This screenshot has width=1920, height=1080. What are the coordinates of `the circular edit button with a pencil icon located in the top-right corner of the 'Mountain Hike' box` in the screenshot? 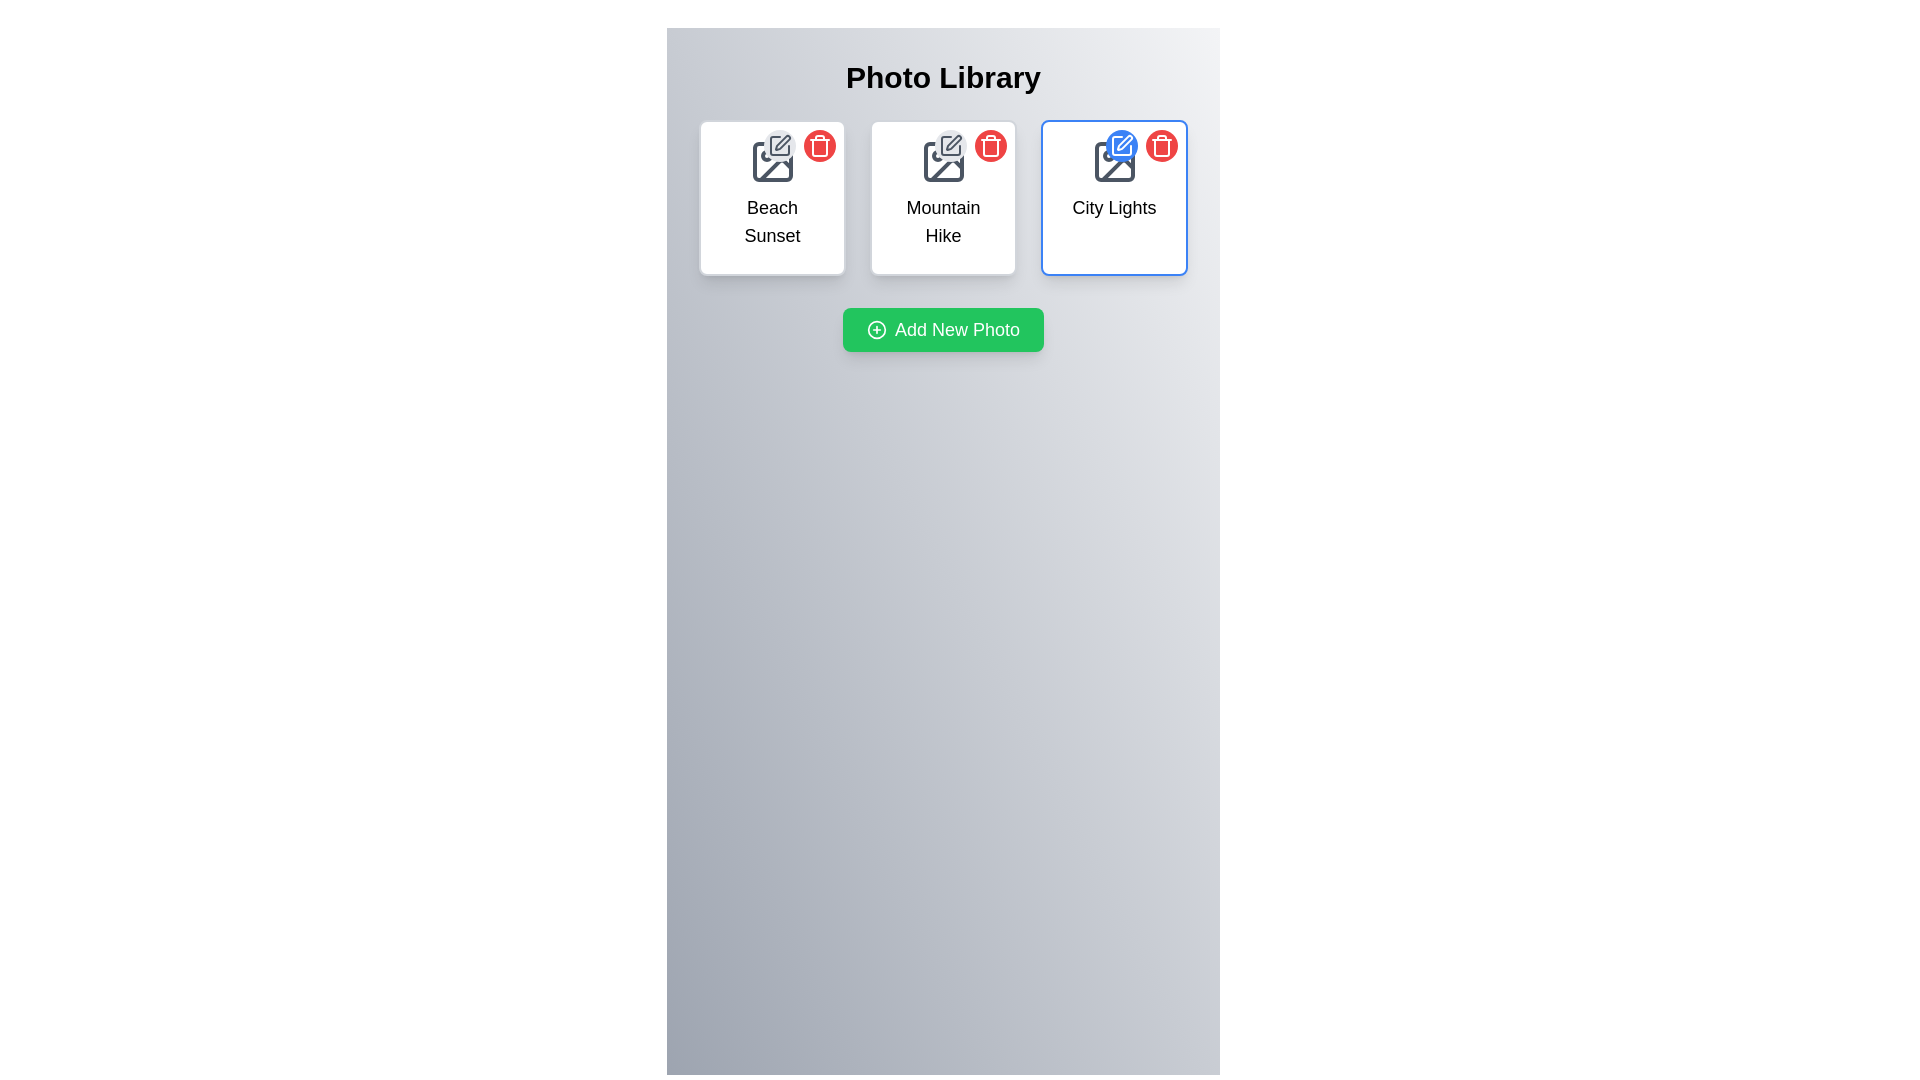 It's located at (949, 145).